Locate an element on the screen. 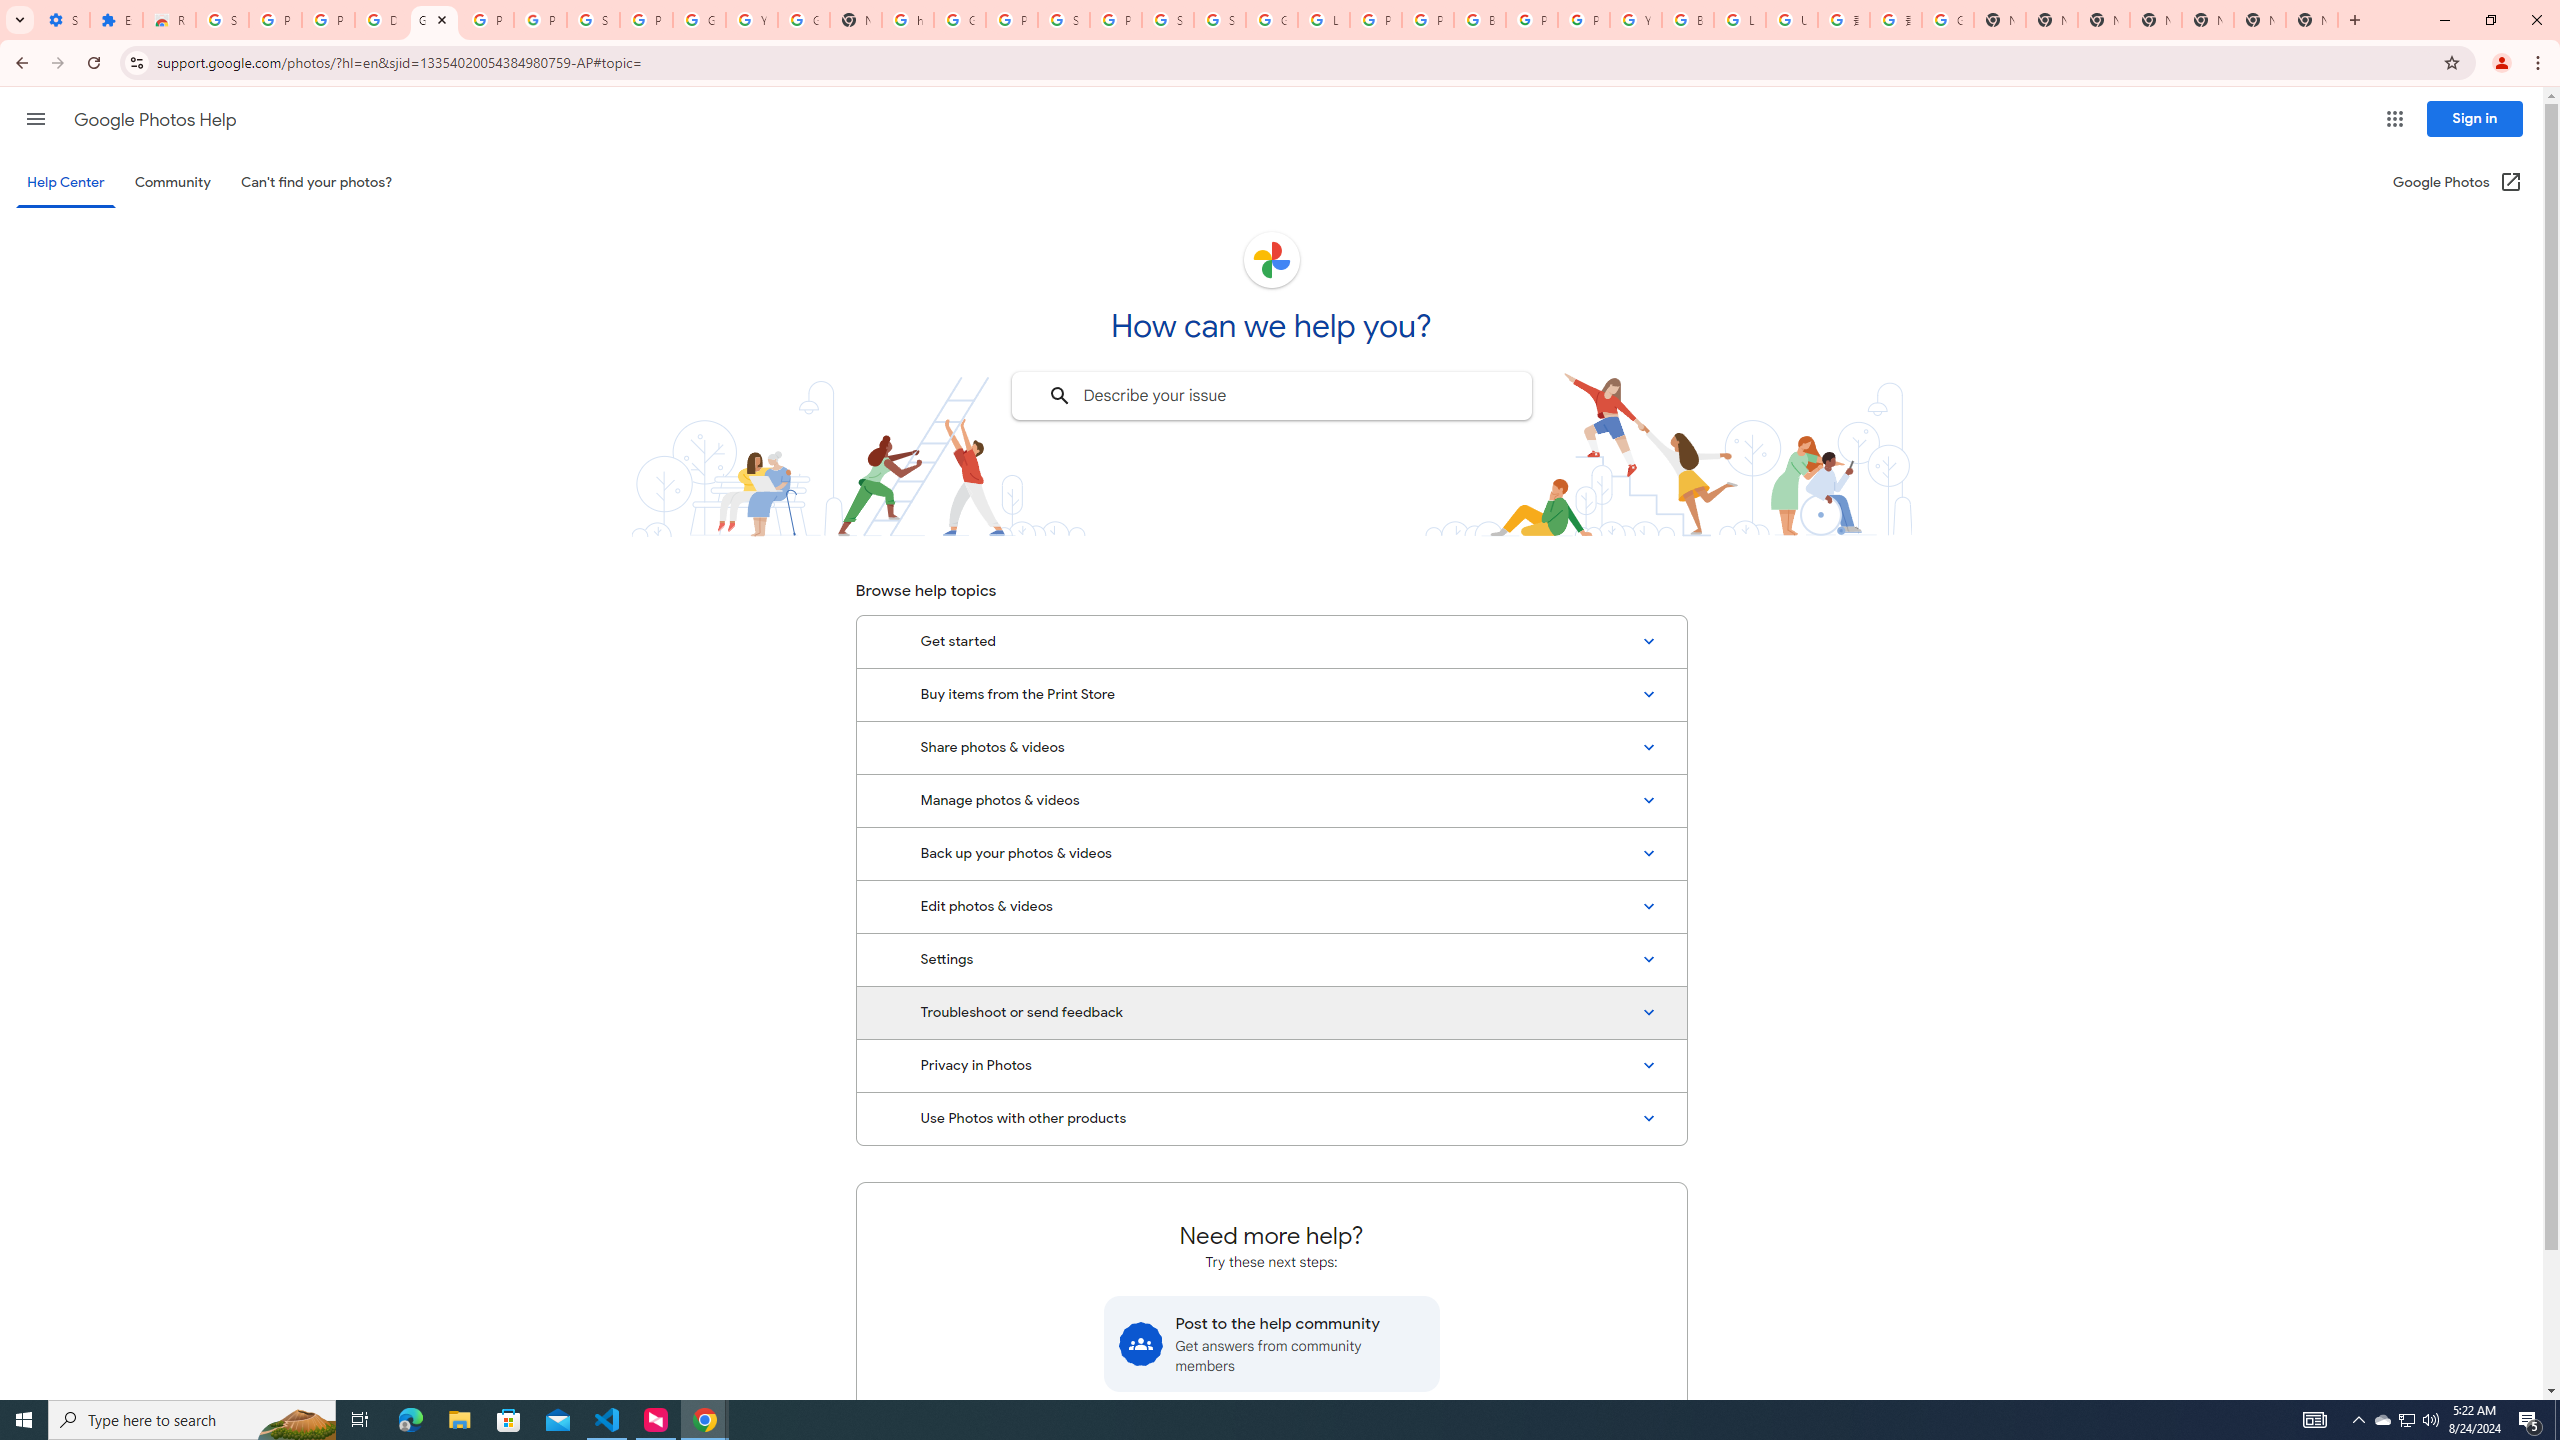 The image size is (2560, 1440). 'Settings' is located at coordinates (1271, 960).